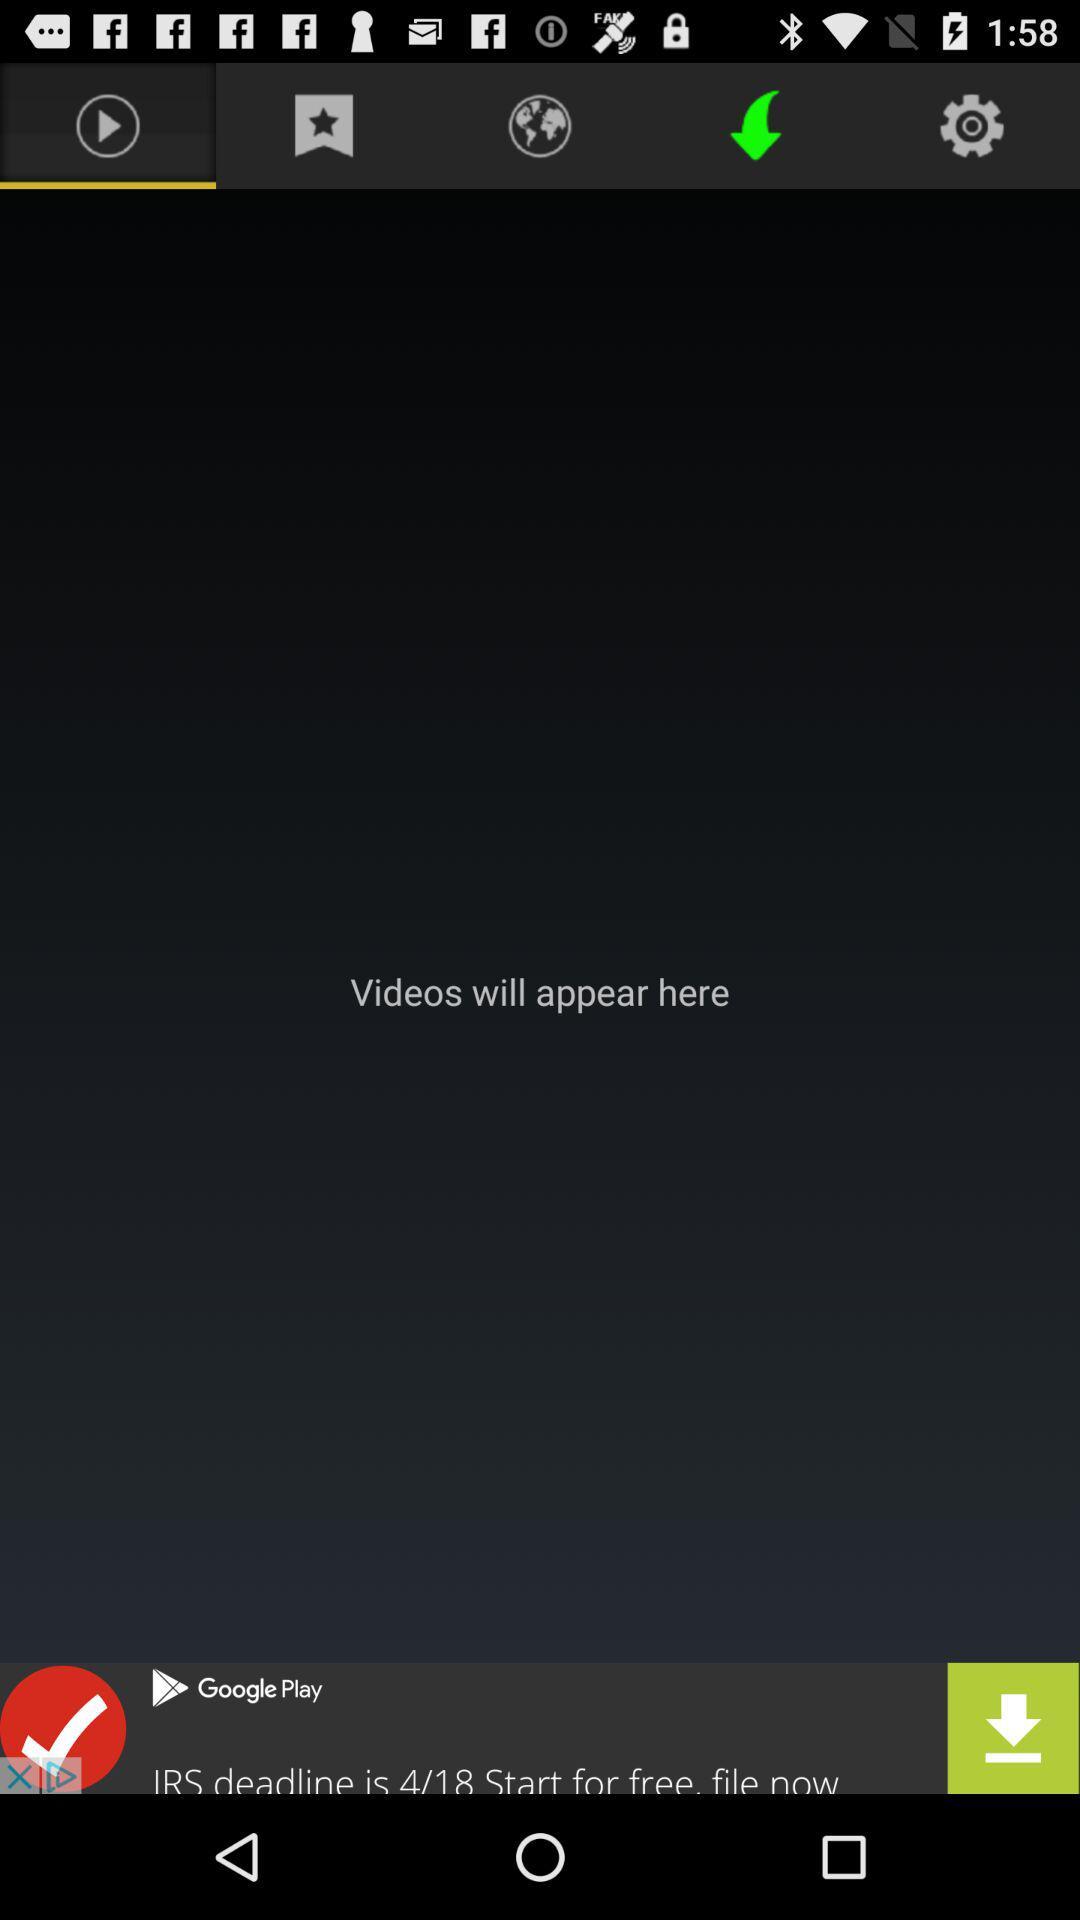  Describe the element at coordinates (540, 991) in the screenshot. I see `videos watching screen` at that location.